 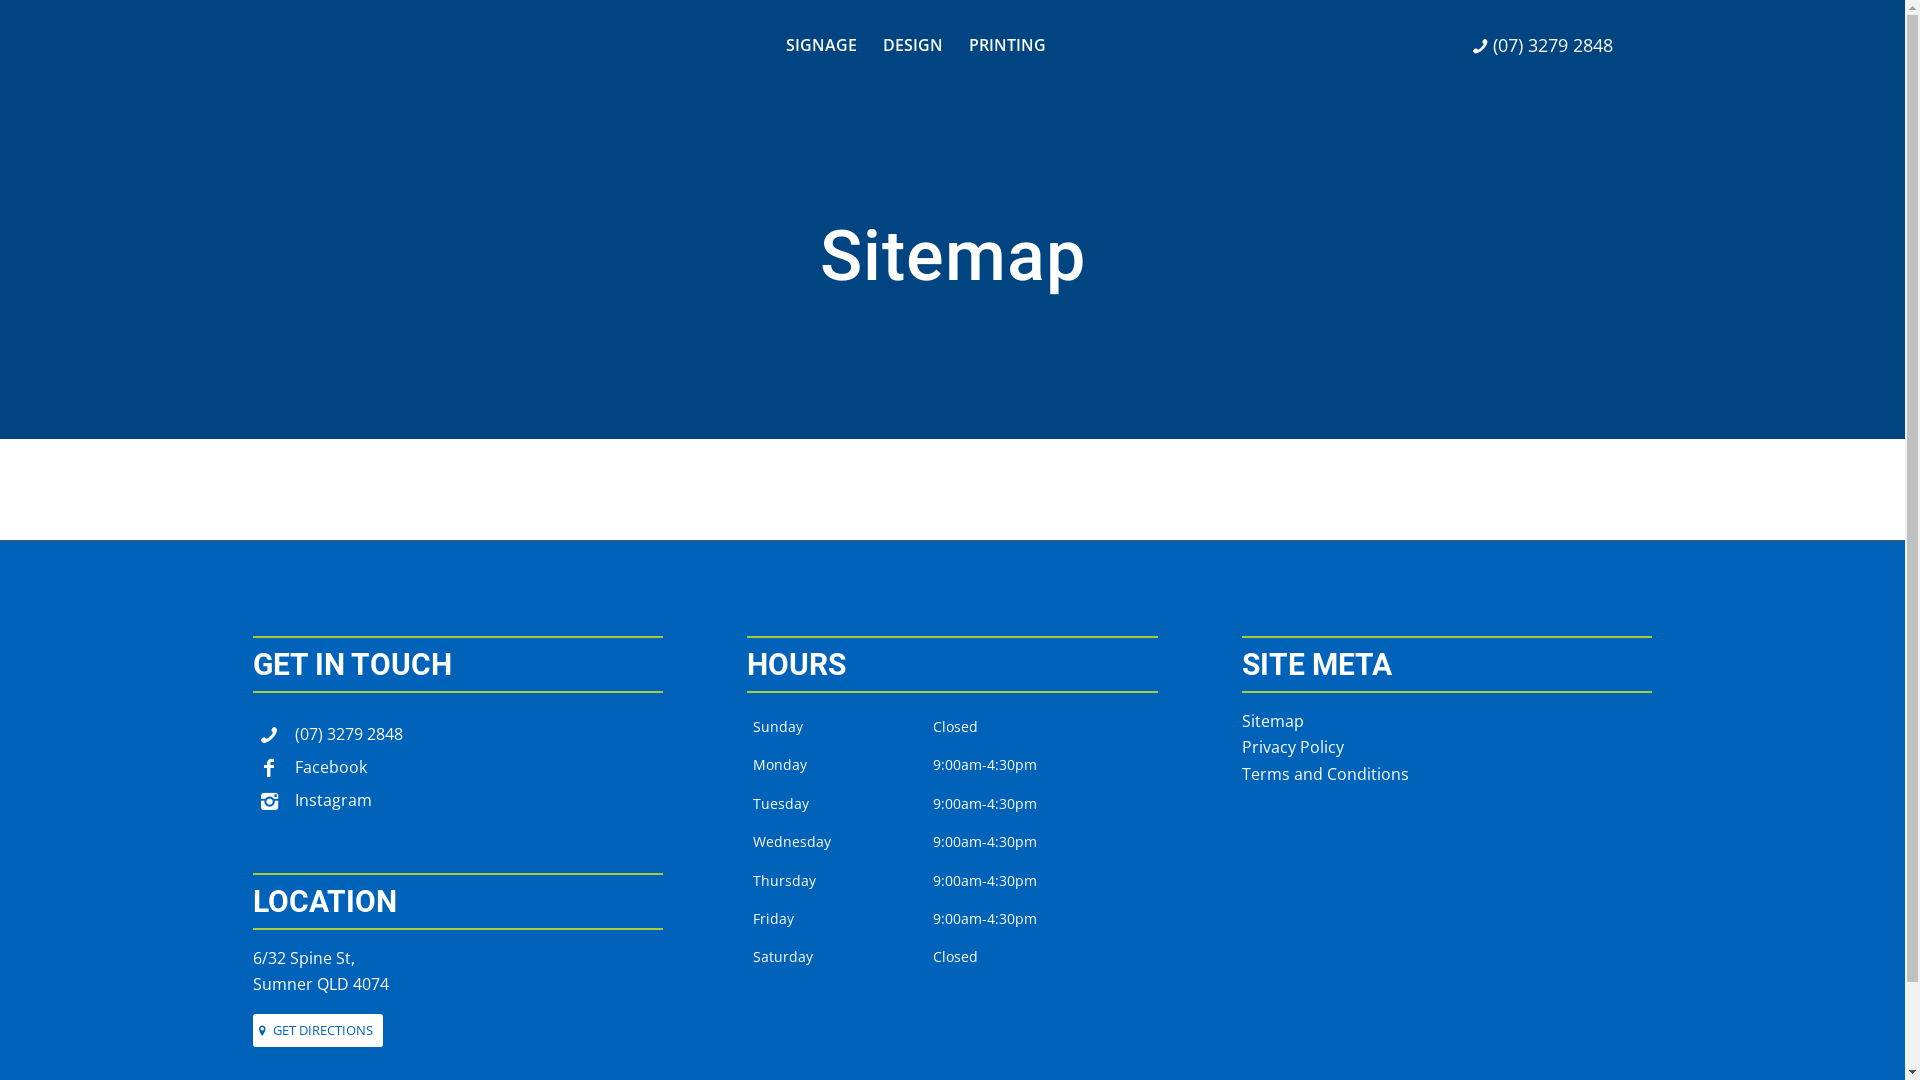 I want to click on 'PRINTING', so click(x=1007, y=45).